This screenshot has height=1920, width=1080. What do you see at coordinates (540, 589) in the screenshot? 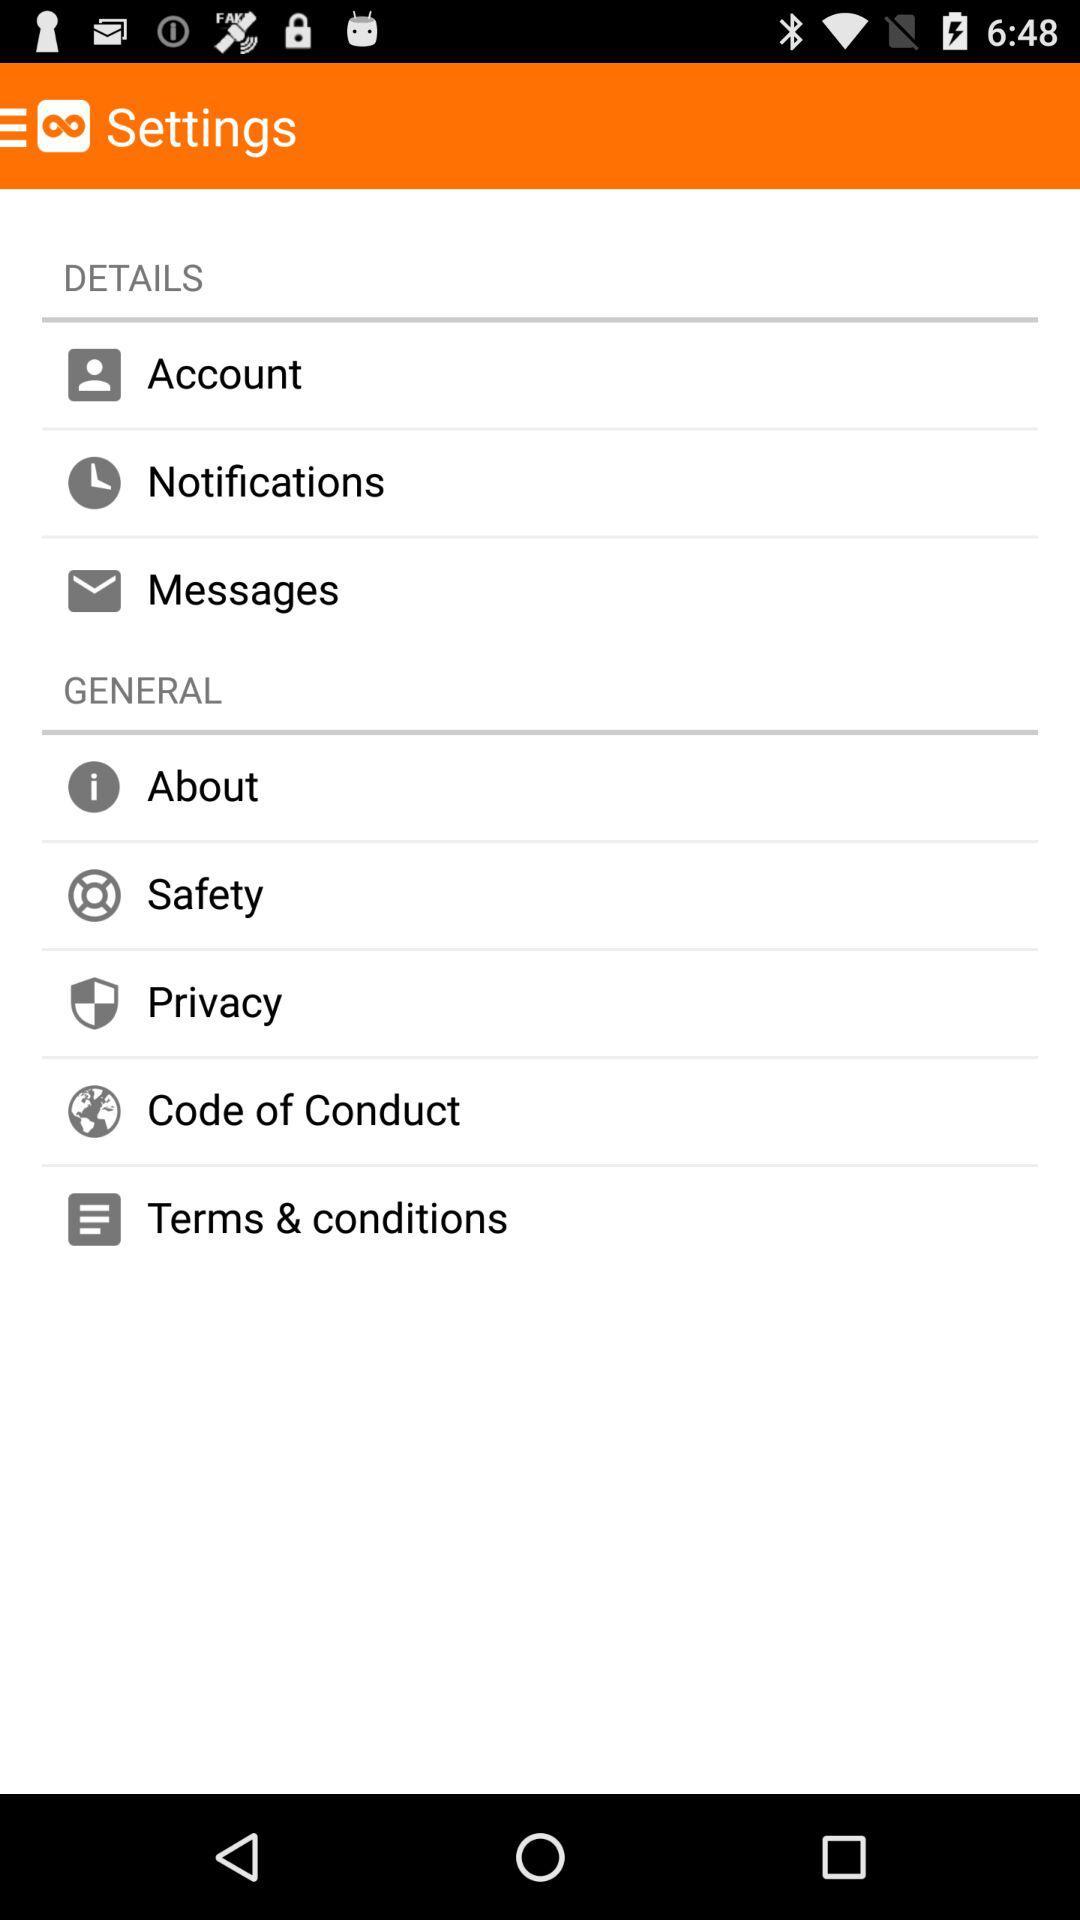
I see `messages item` at bounding box center [540, 589].